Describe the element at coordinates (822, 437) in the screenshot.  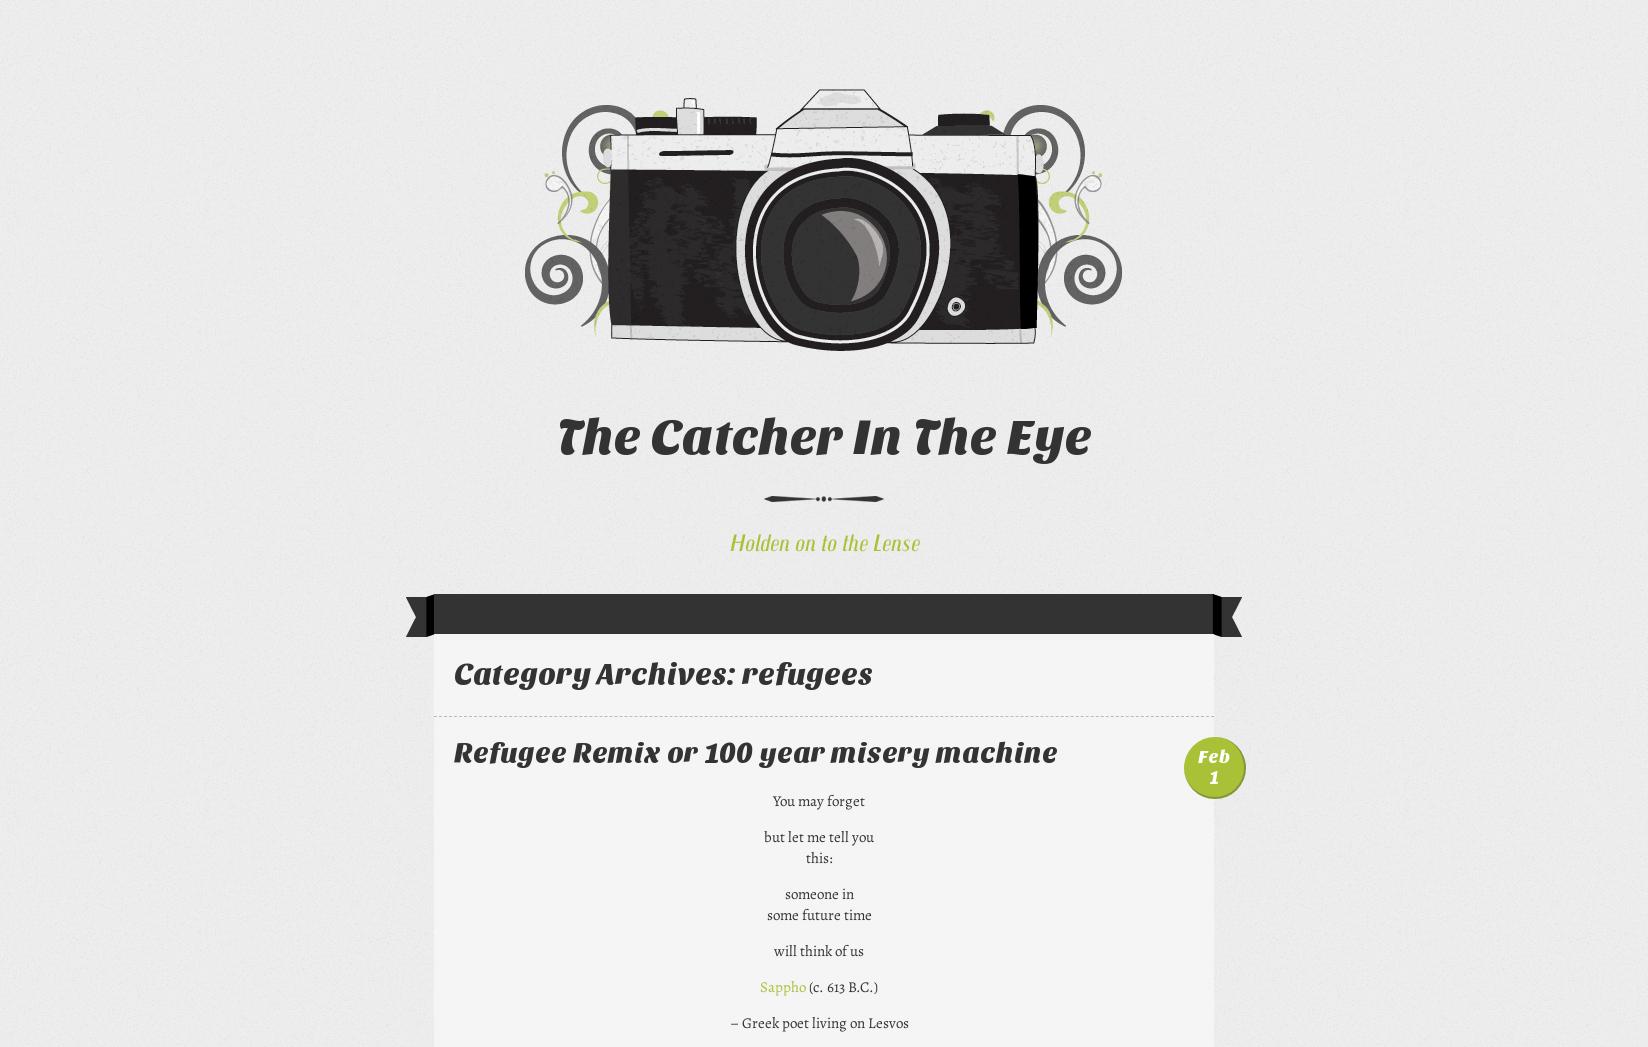
I see `'The Catcher In The Eye'` at that location.